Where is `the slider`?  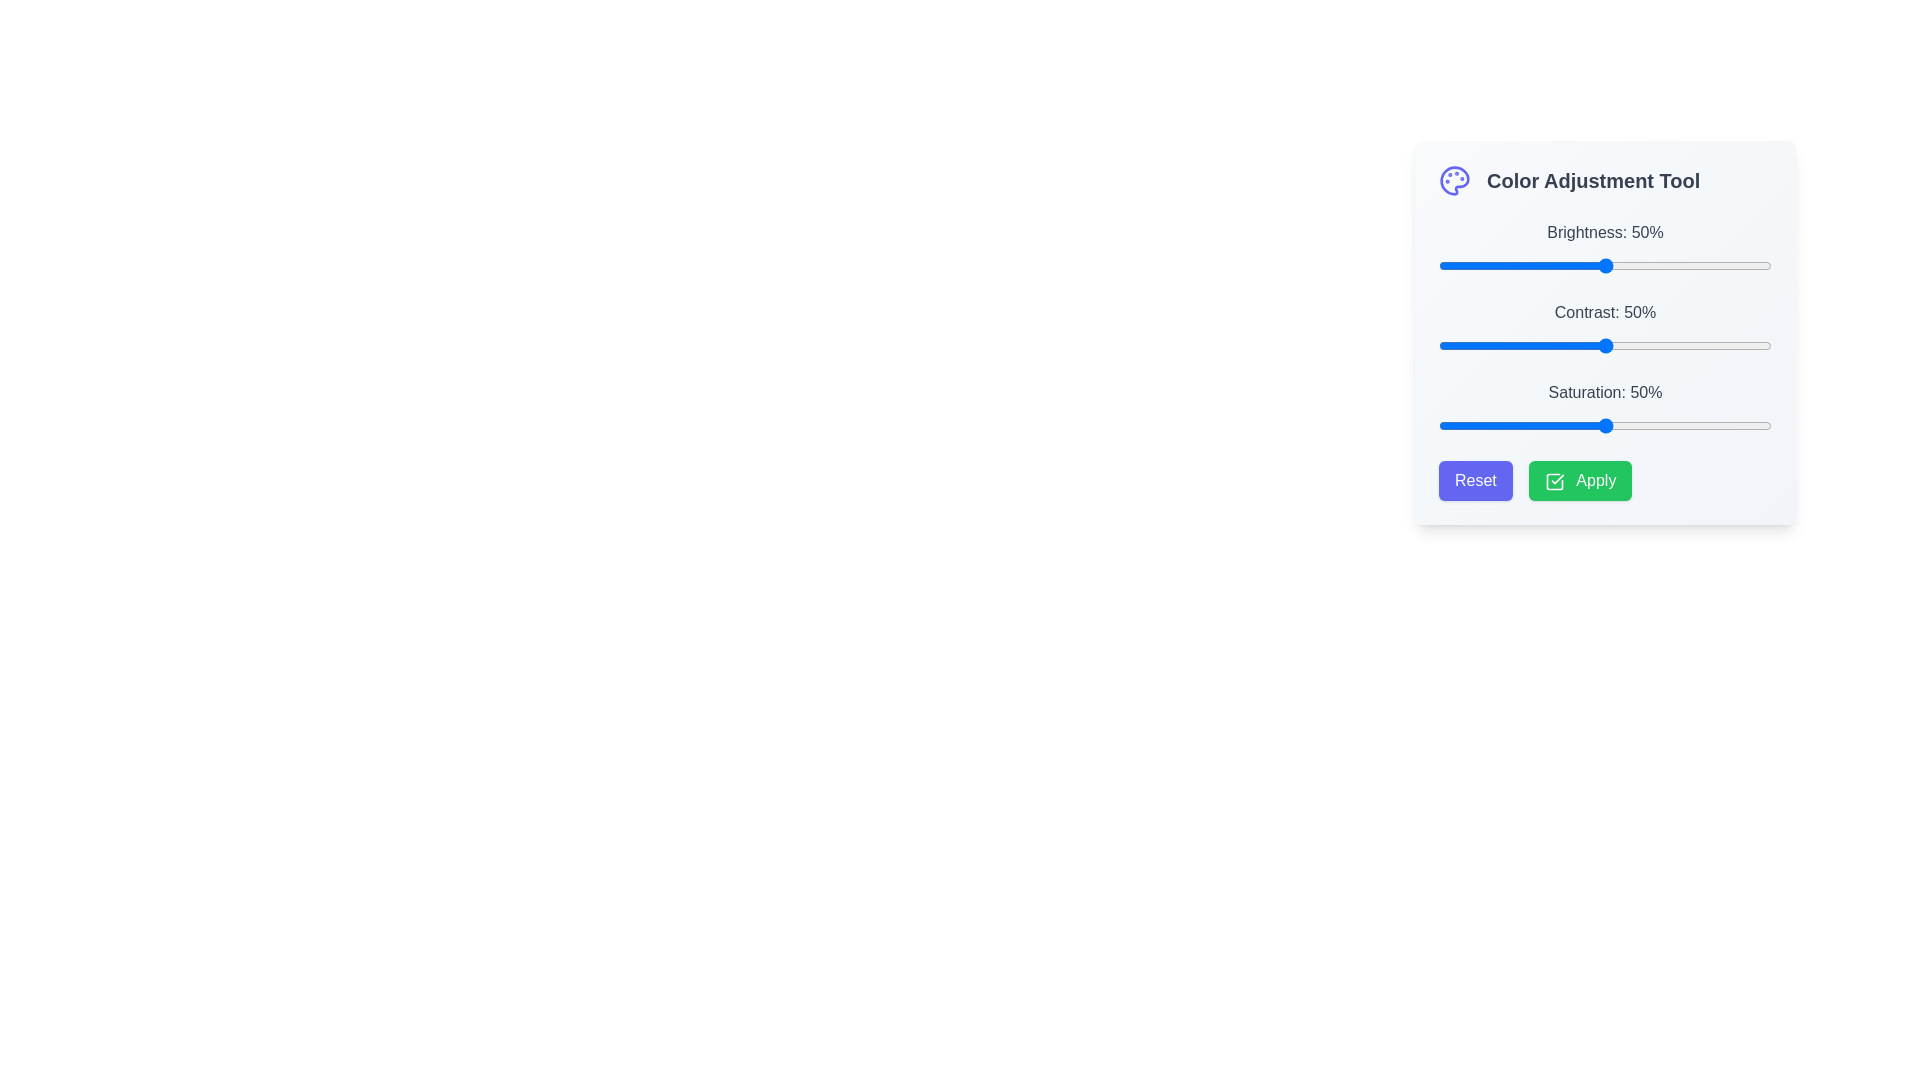 the slider is located at coordinates (1727, 424).